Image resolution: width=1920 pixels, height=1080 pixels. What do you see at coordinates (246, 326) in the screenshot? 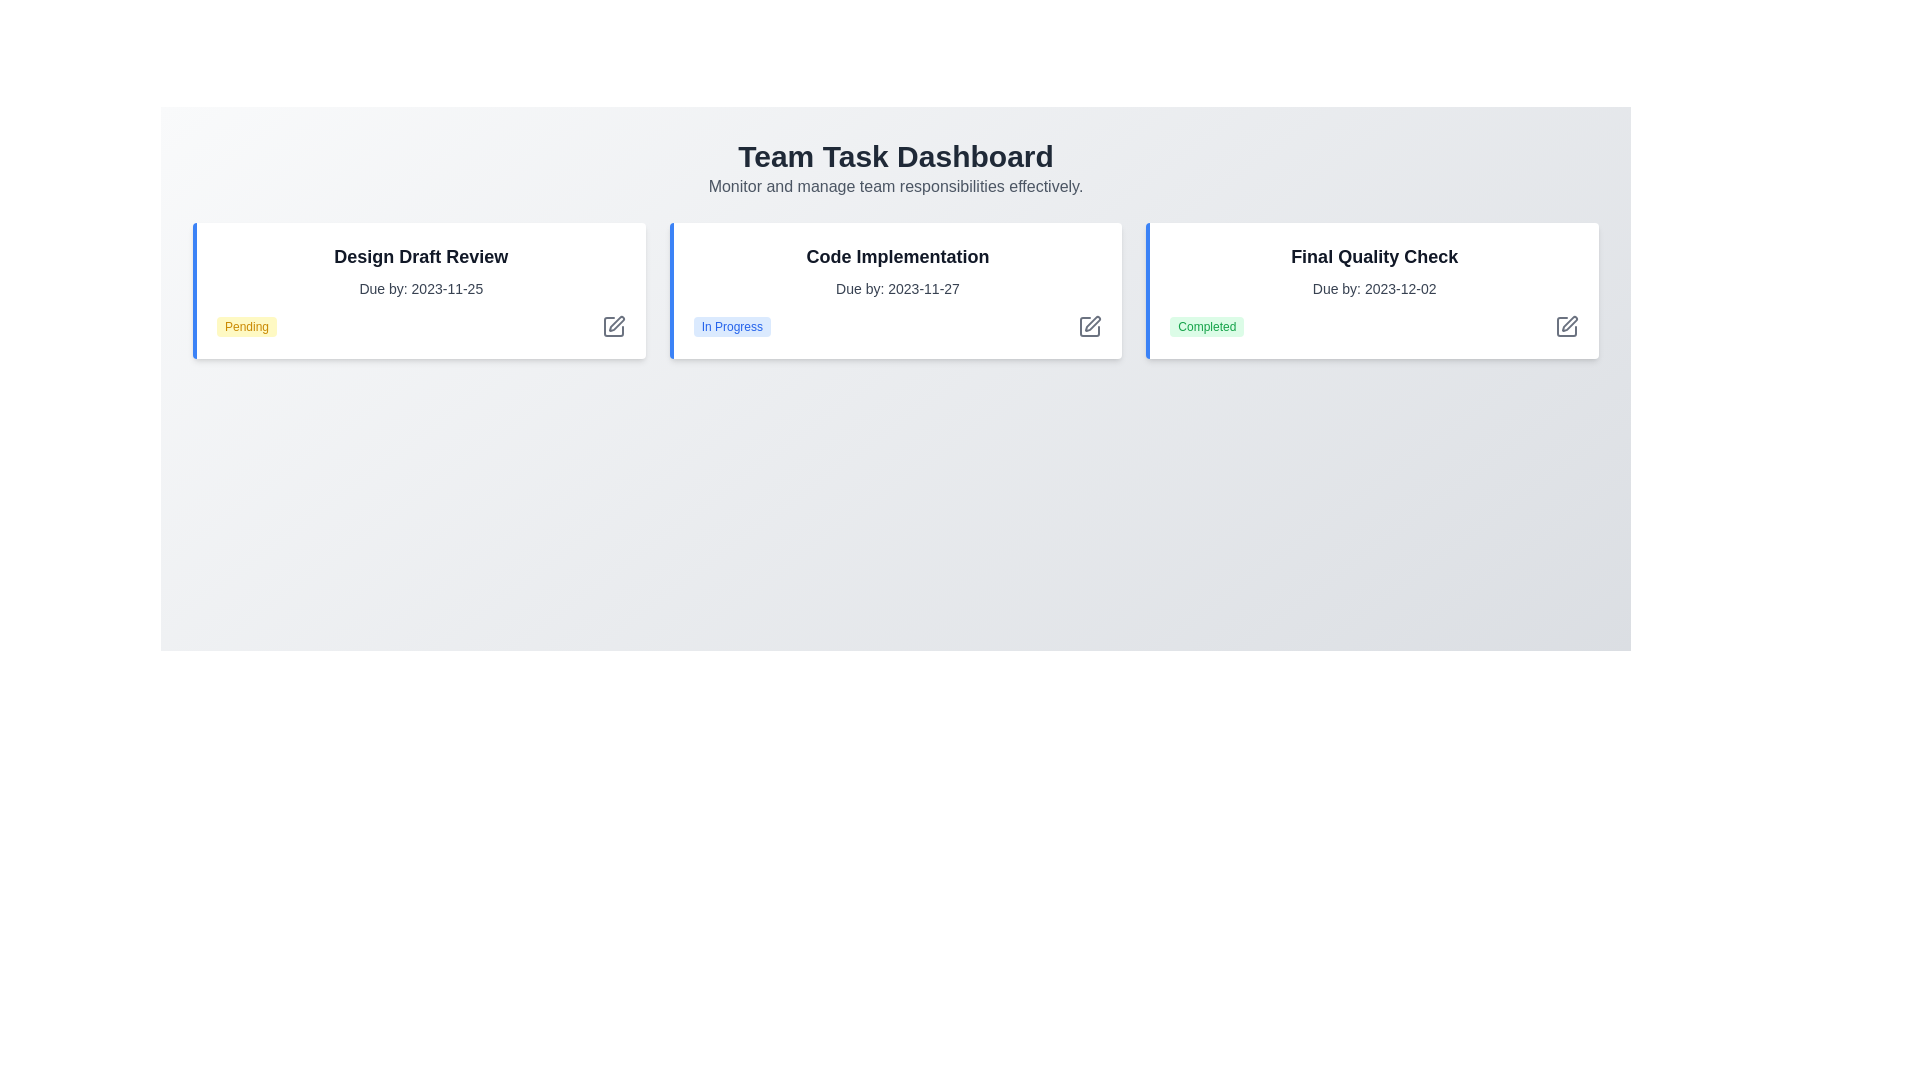
I see `the Status label indicating 'Pending' located in the top-left area of the 'Design Draft Review' task card` at bounding box center [246, 326].